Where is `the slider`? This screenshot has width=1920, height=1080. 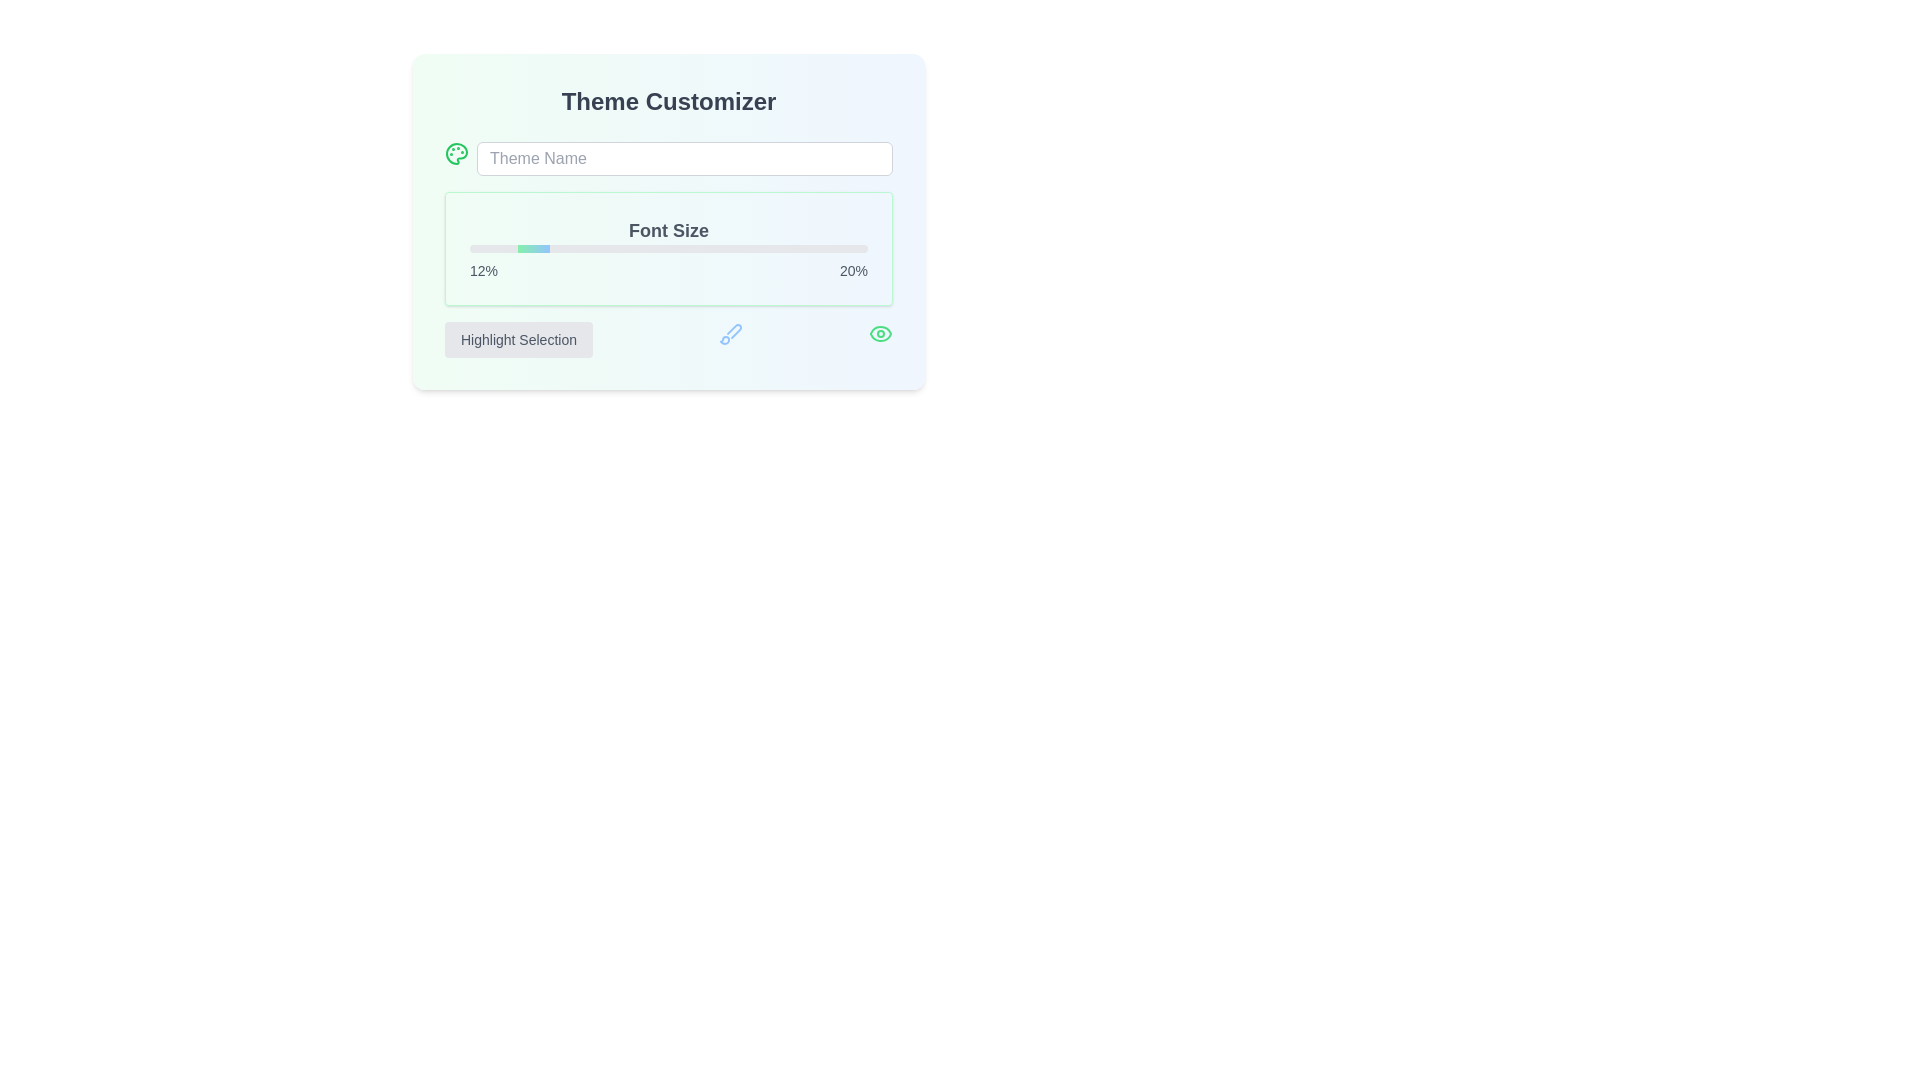
the slider is located at coordinates (816, 248).